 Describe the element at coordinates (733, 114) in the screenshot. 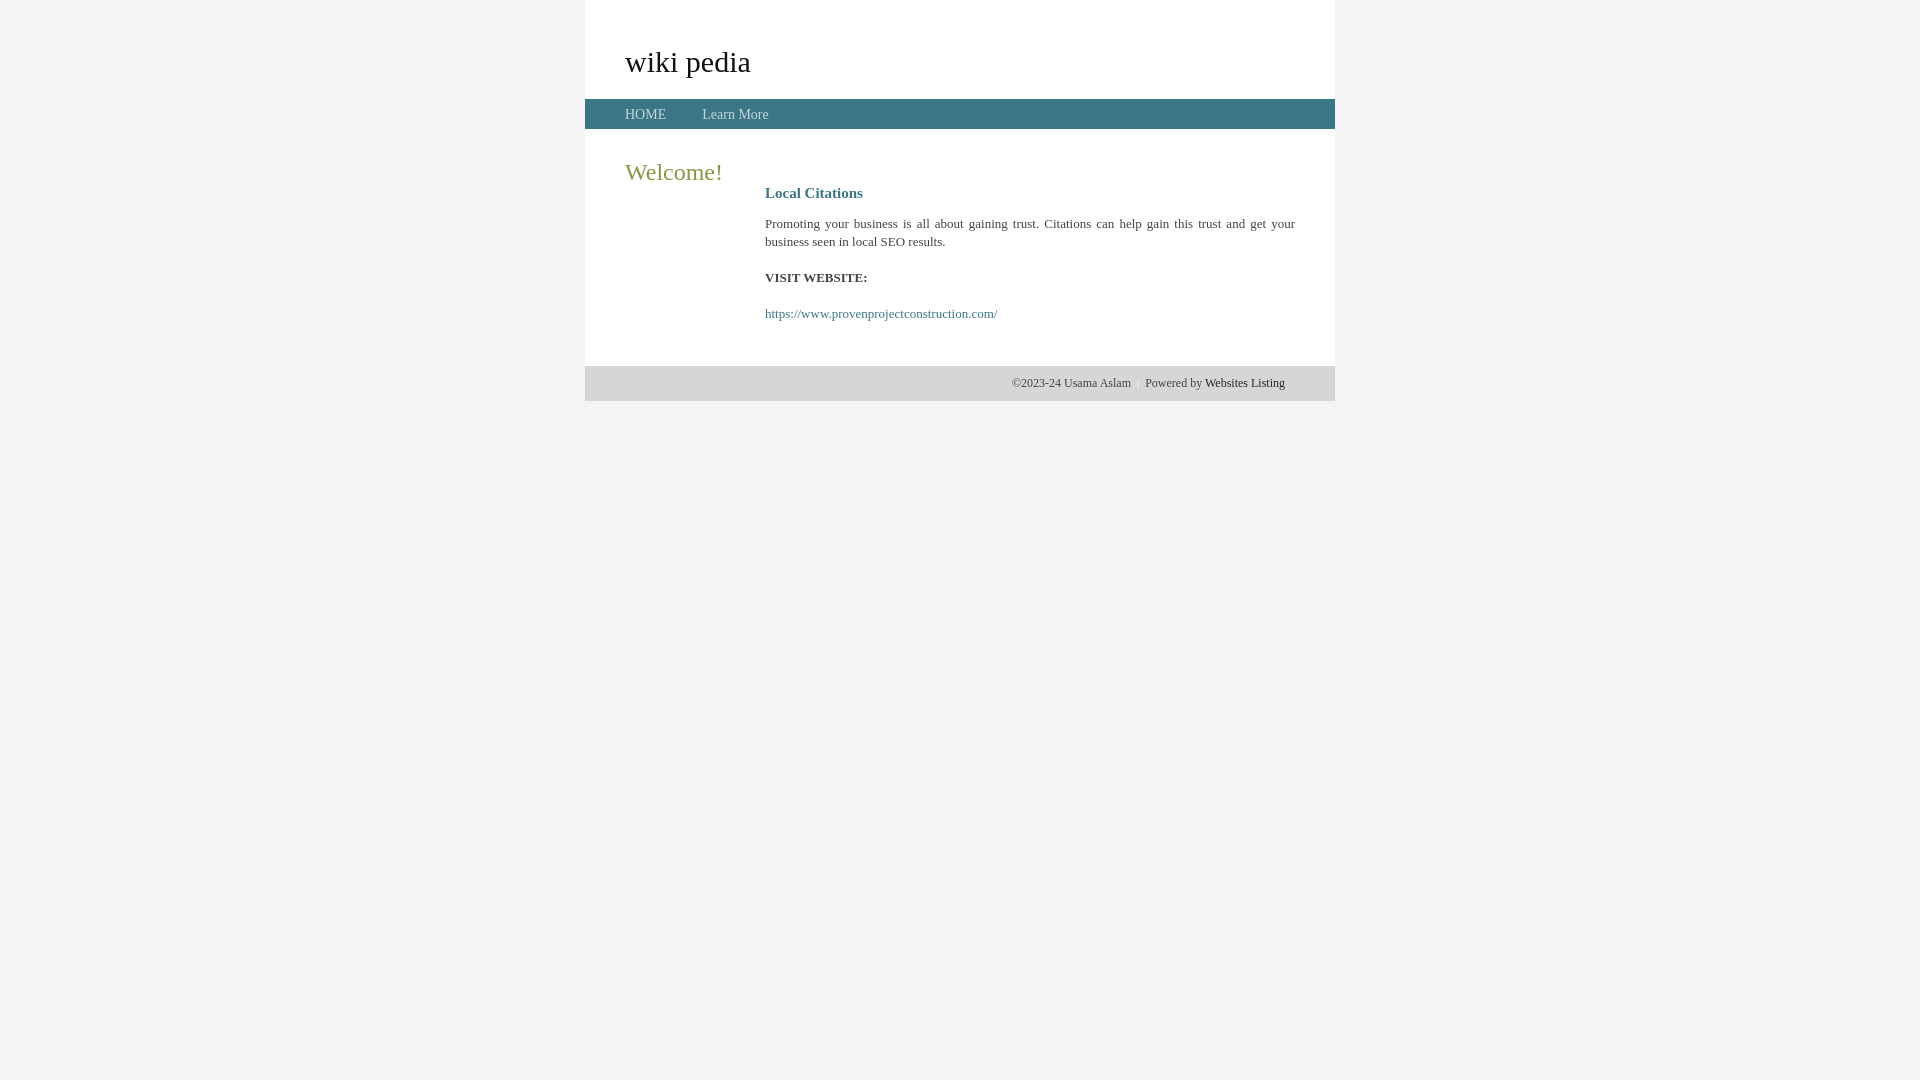

I see `'Learn More'` at that location.